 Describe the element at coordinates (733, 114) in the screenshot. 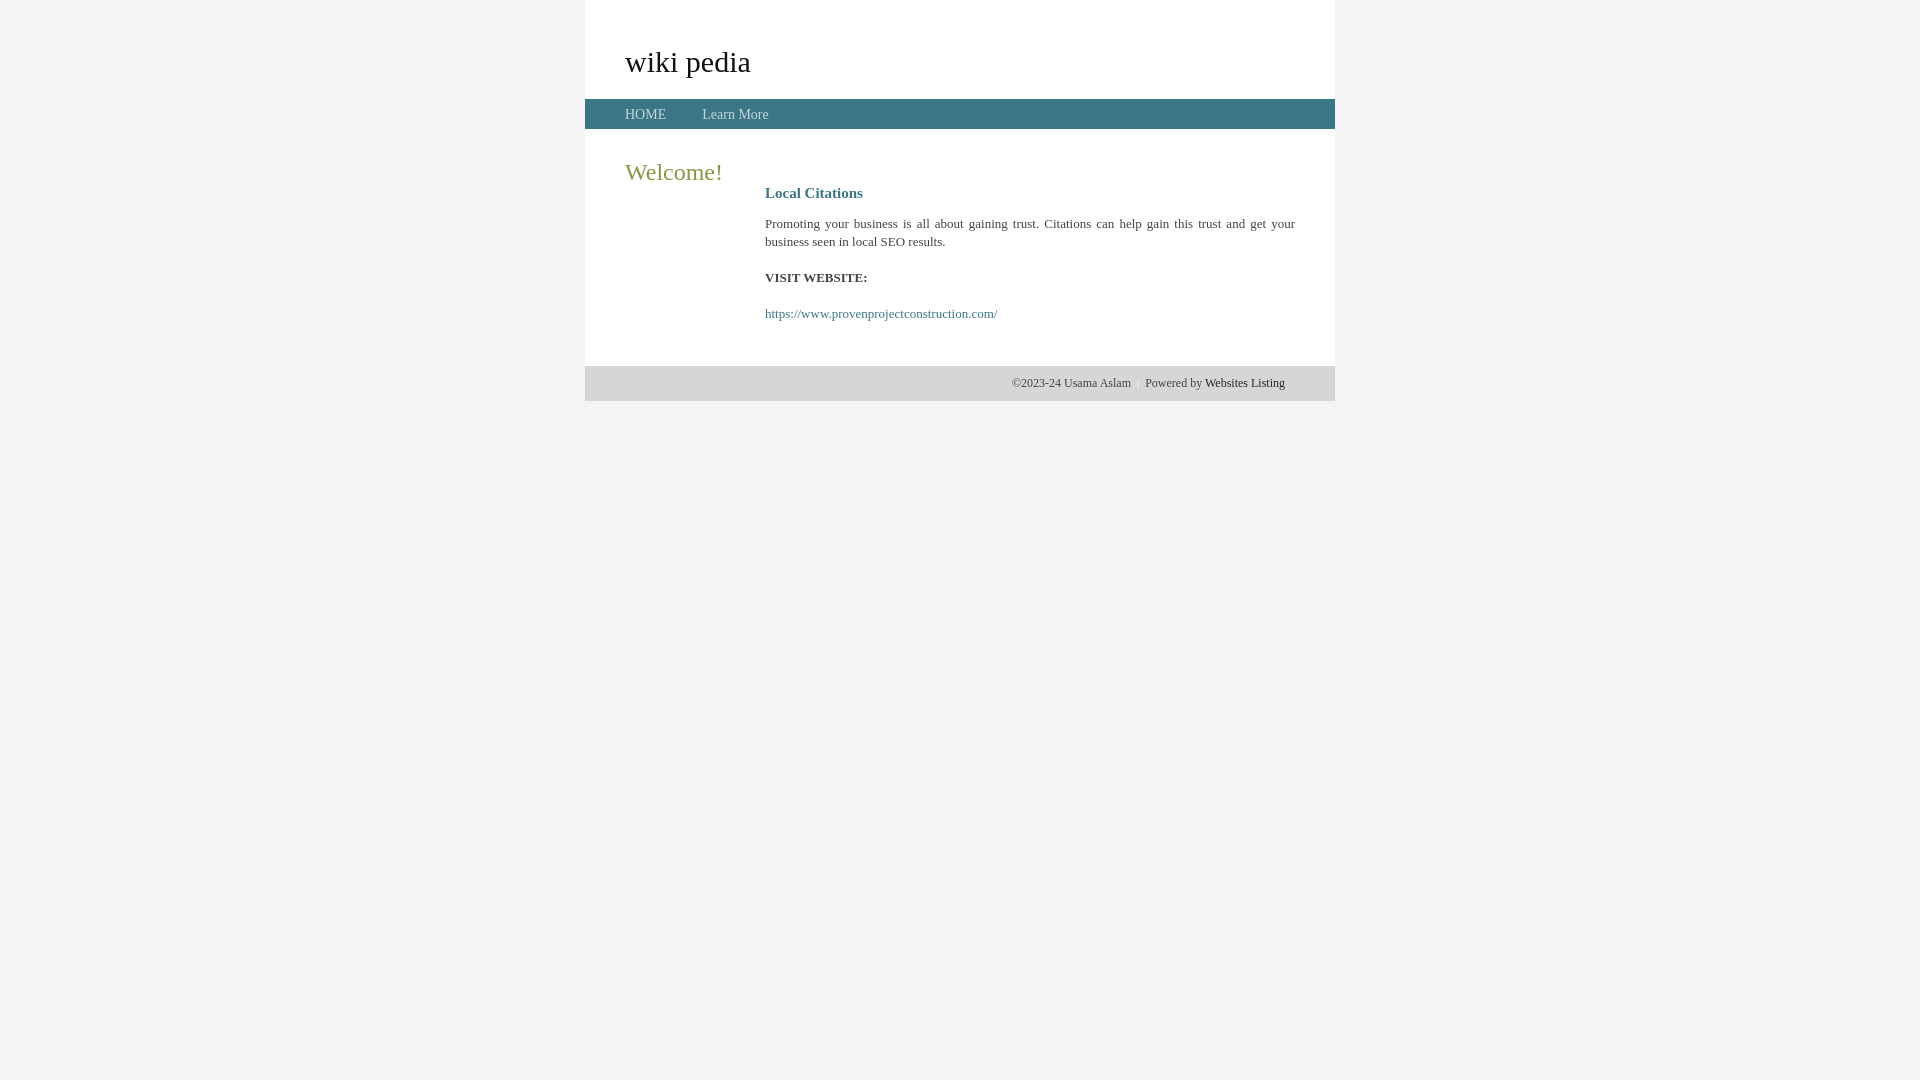

I see `'Learn More'` at that location.